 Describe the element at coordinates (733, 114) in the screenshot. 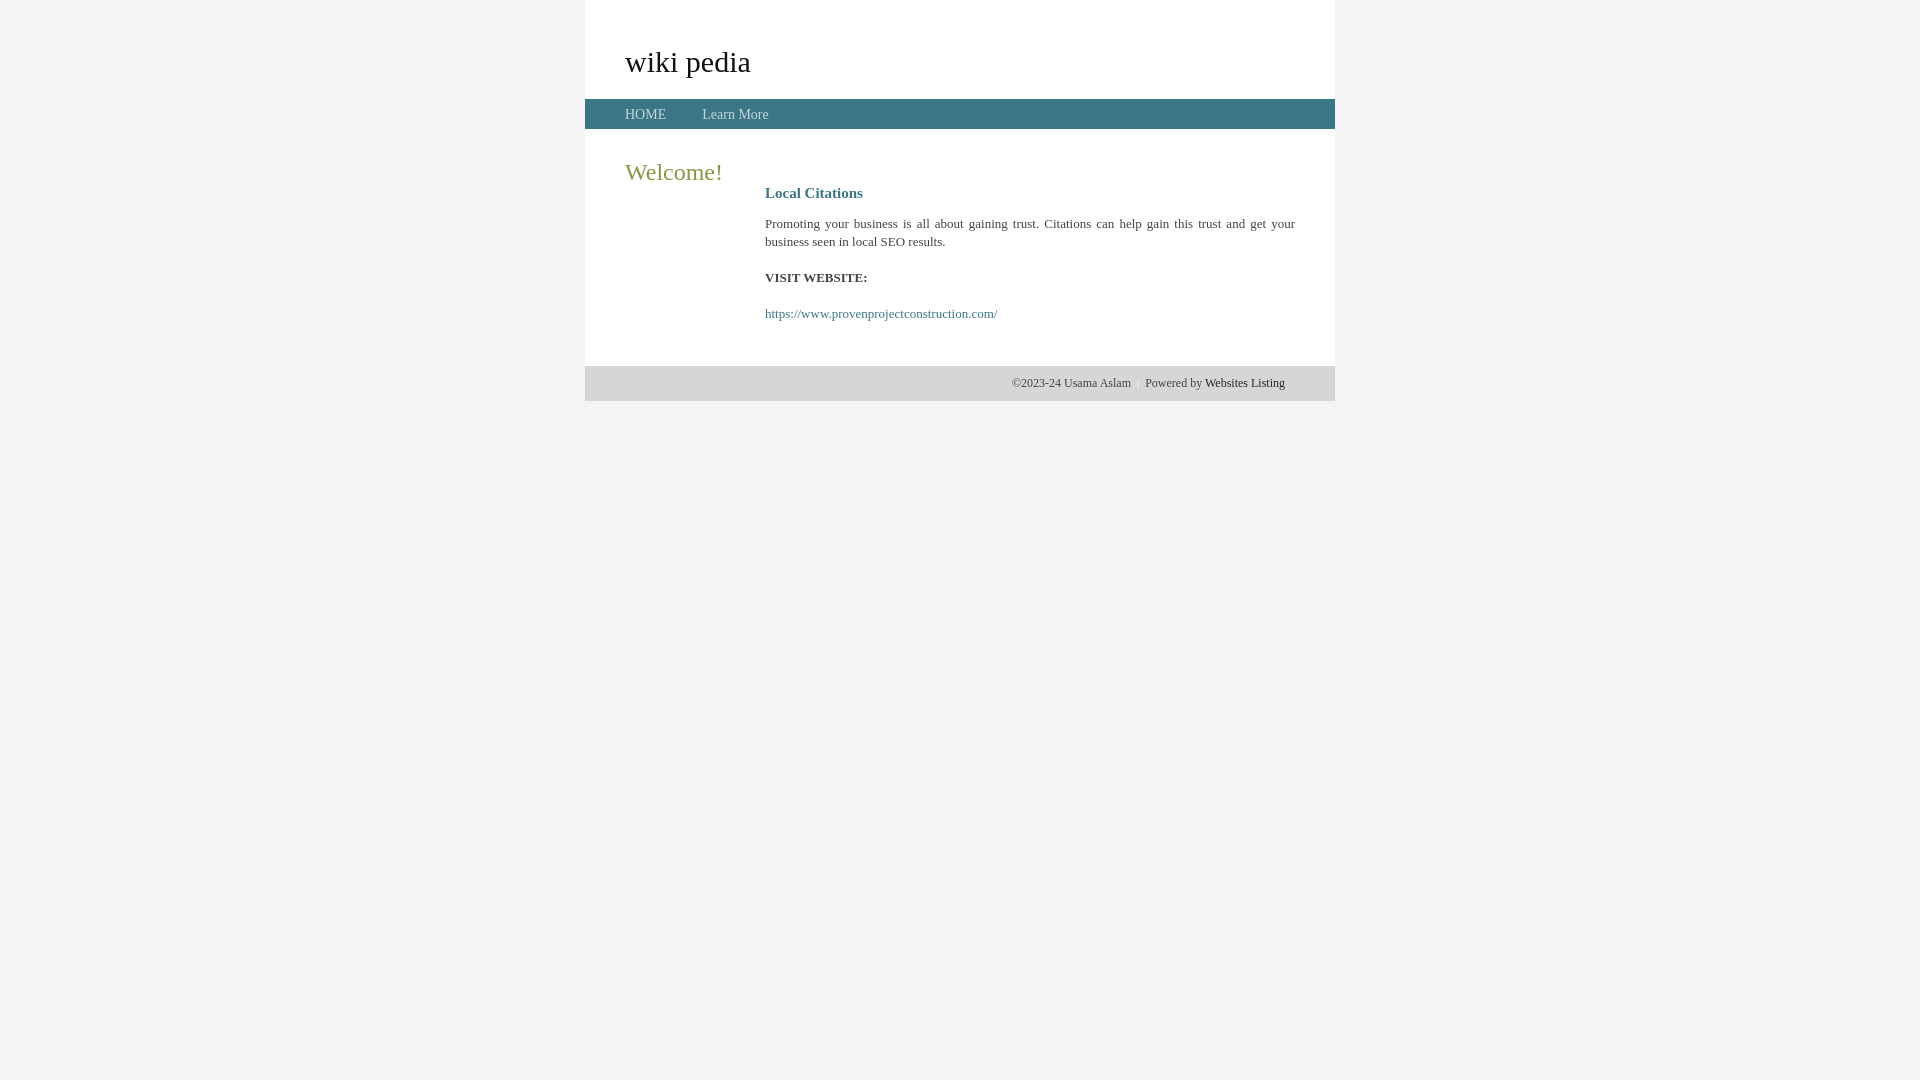

I see `'Learn More'` at that location.